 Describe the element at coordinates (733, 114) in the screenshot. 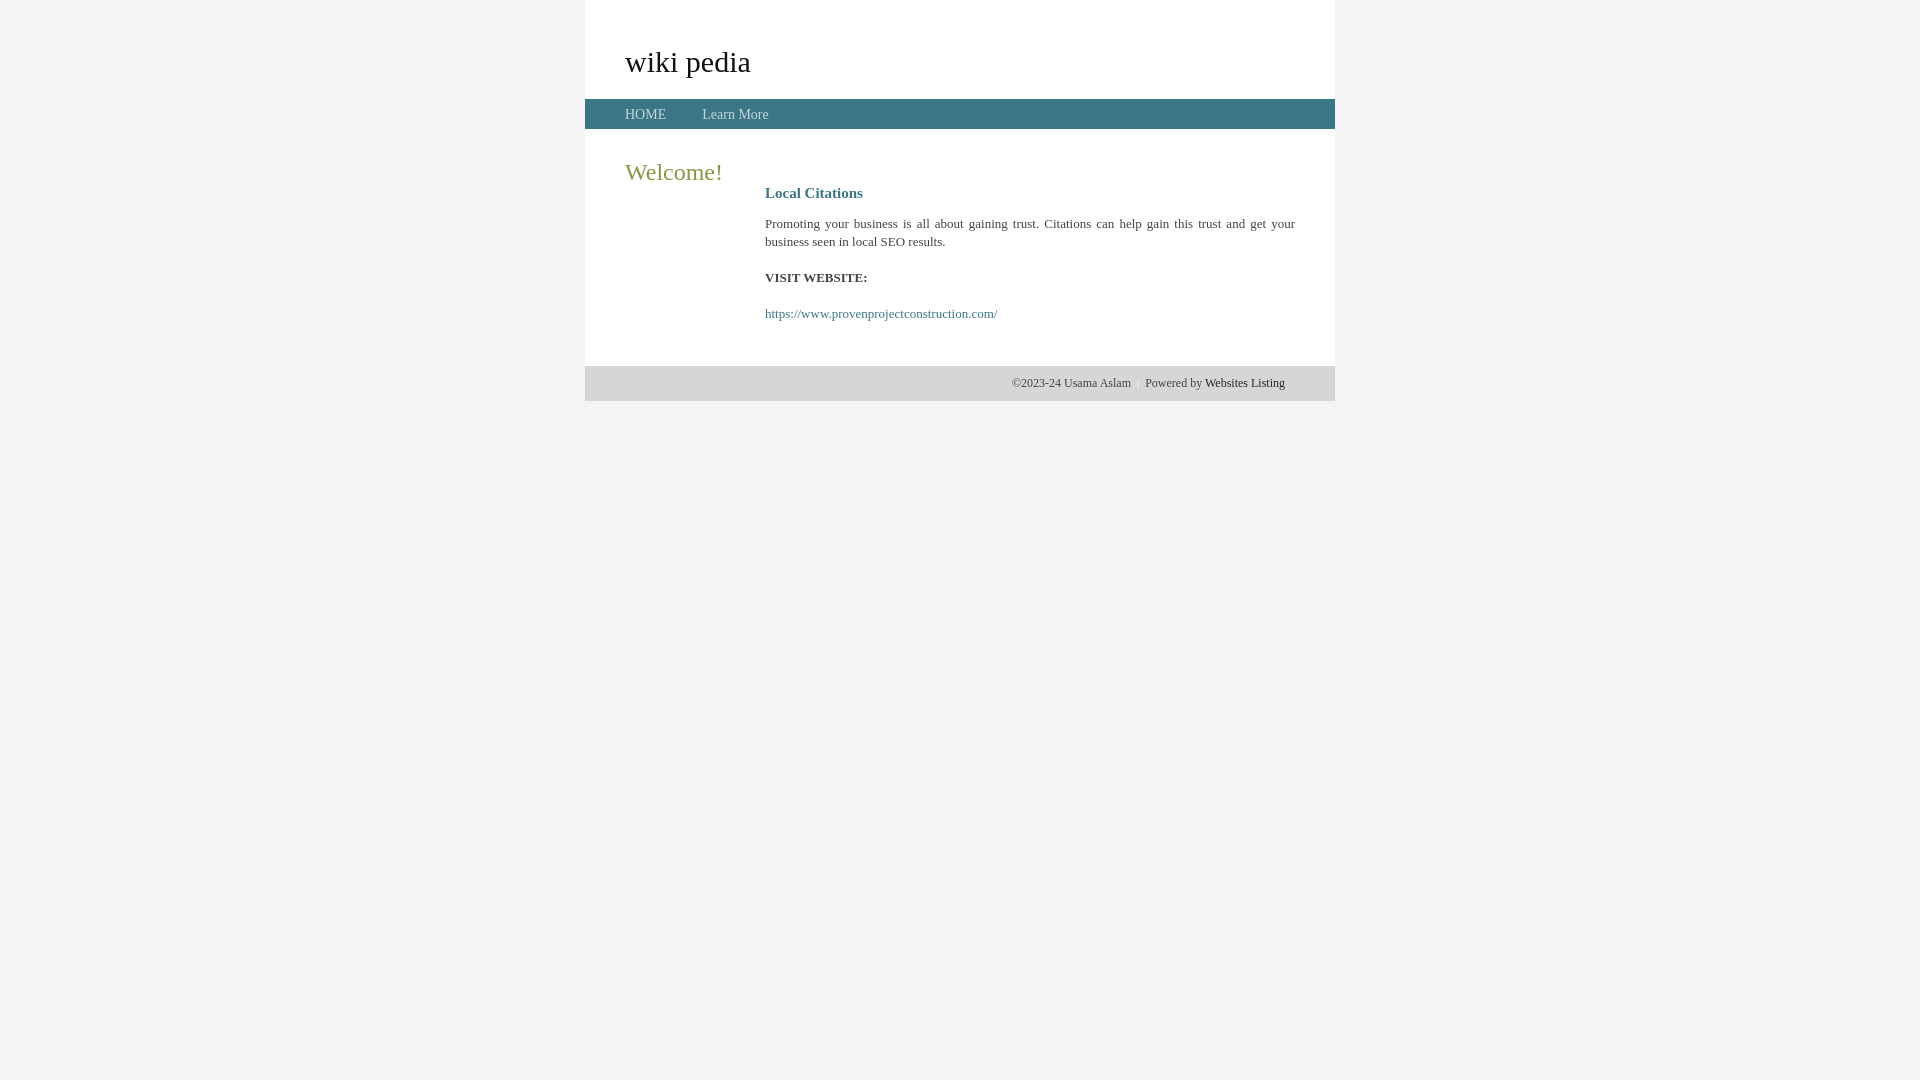

I see `'Learn More'` at that location.